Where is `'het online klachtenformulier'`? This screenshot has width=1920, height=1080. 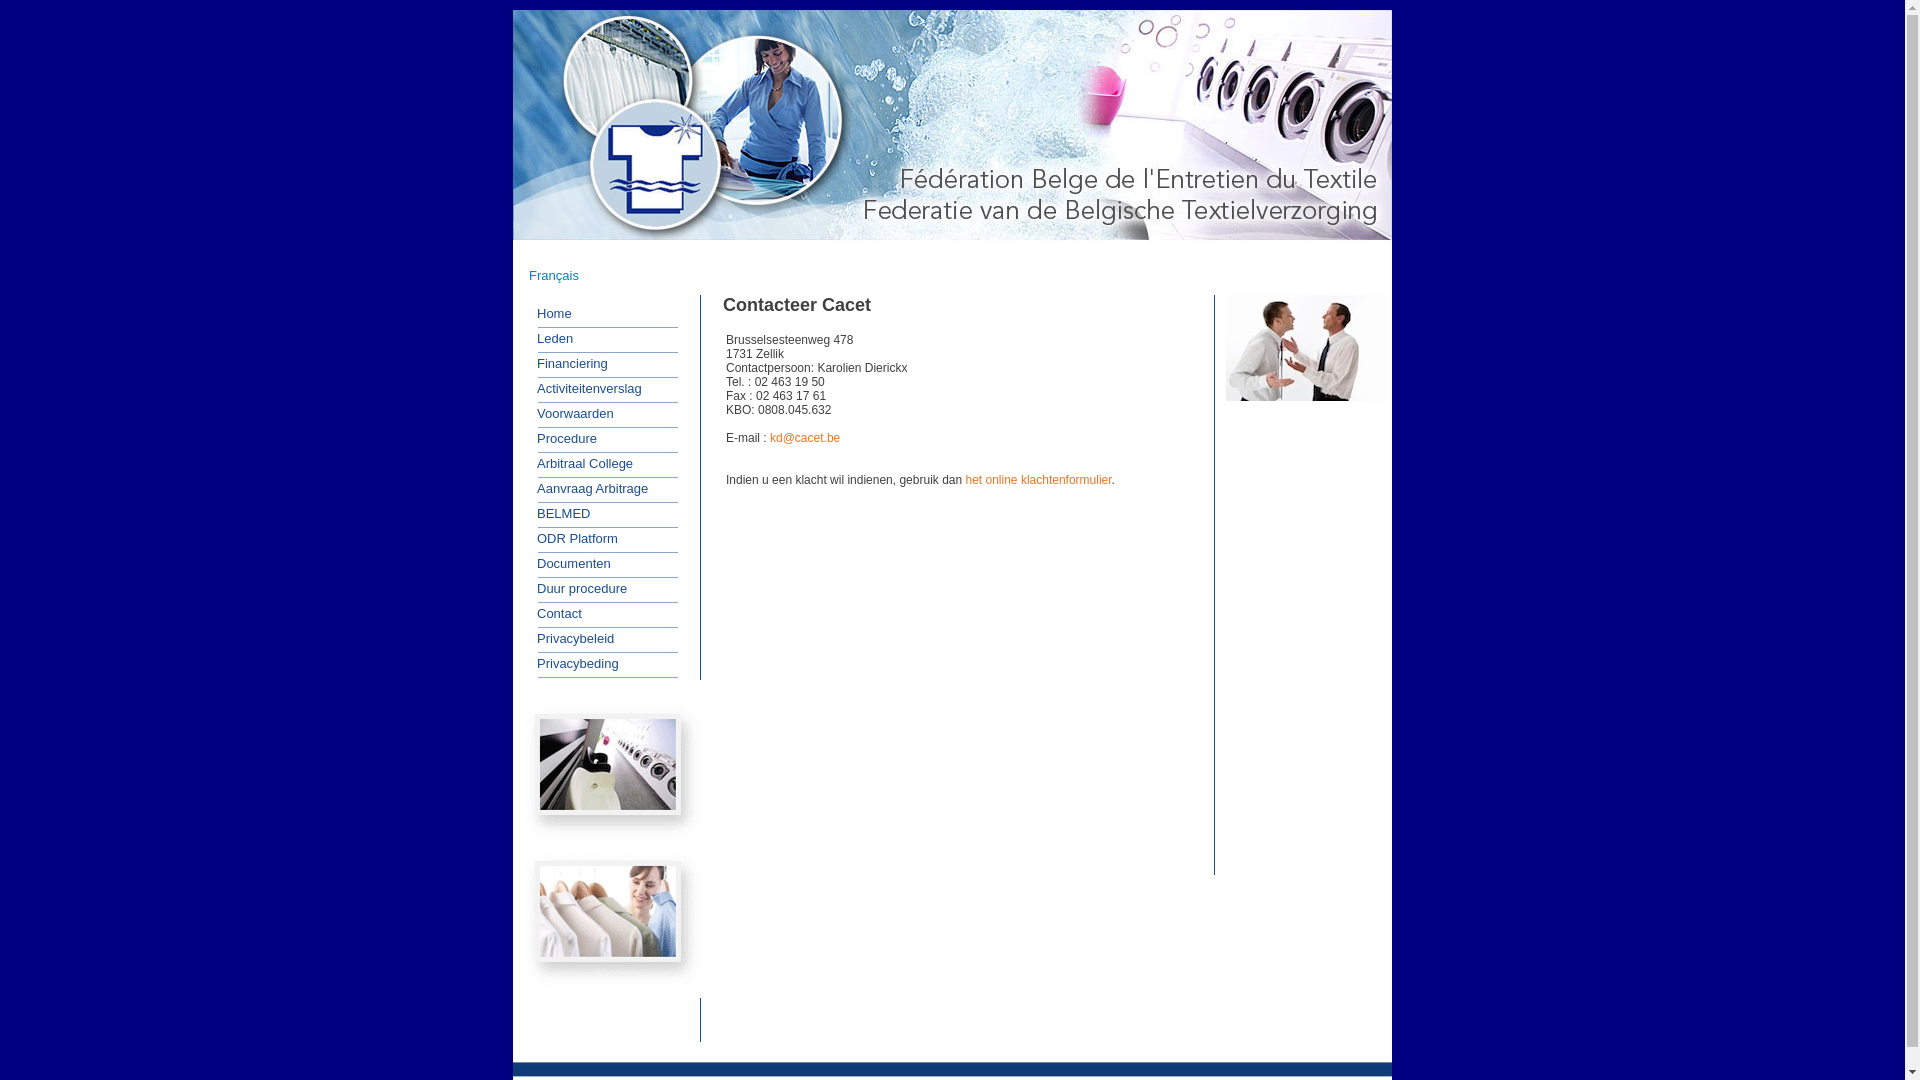 'het online klachtenformulier' is located at coordinates (1038, 479).